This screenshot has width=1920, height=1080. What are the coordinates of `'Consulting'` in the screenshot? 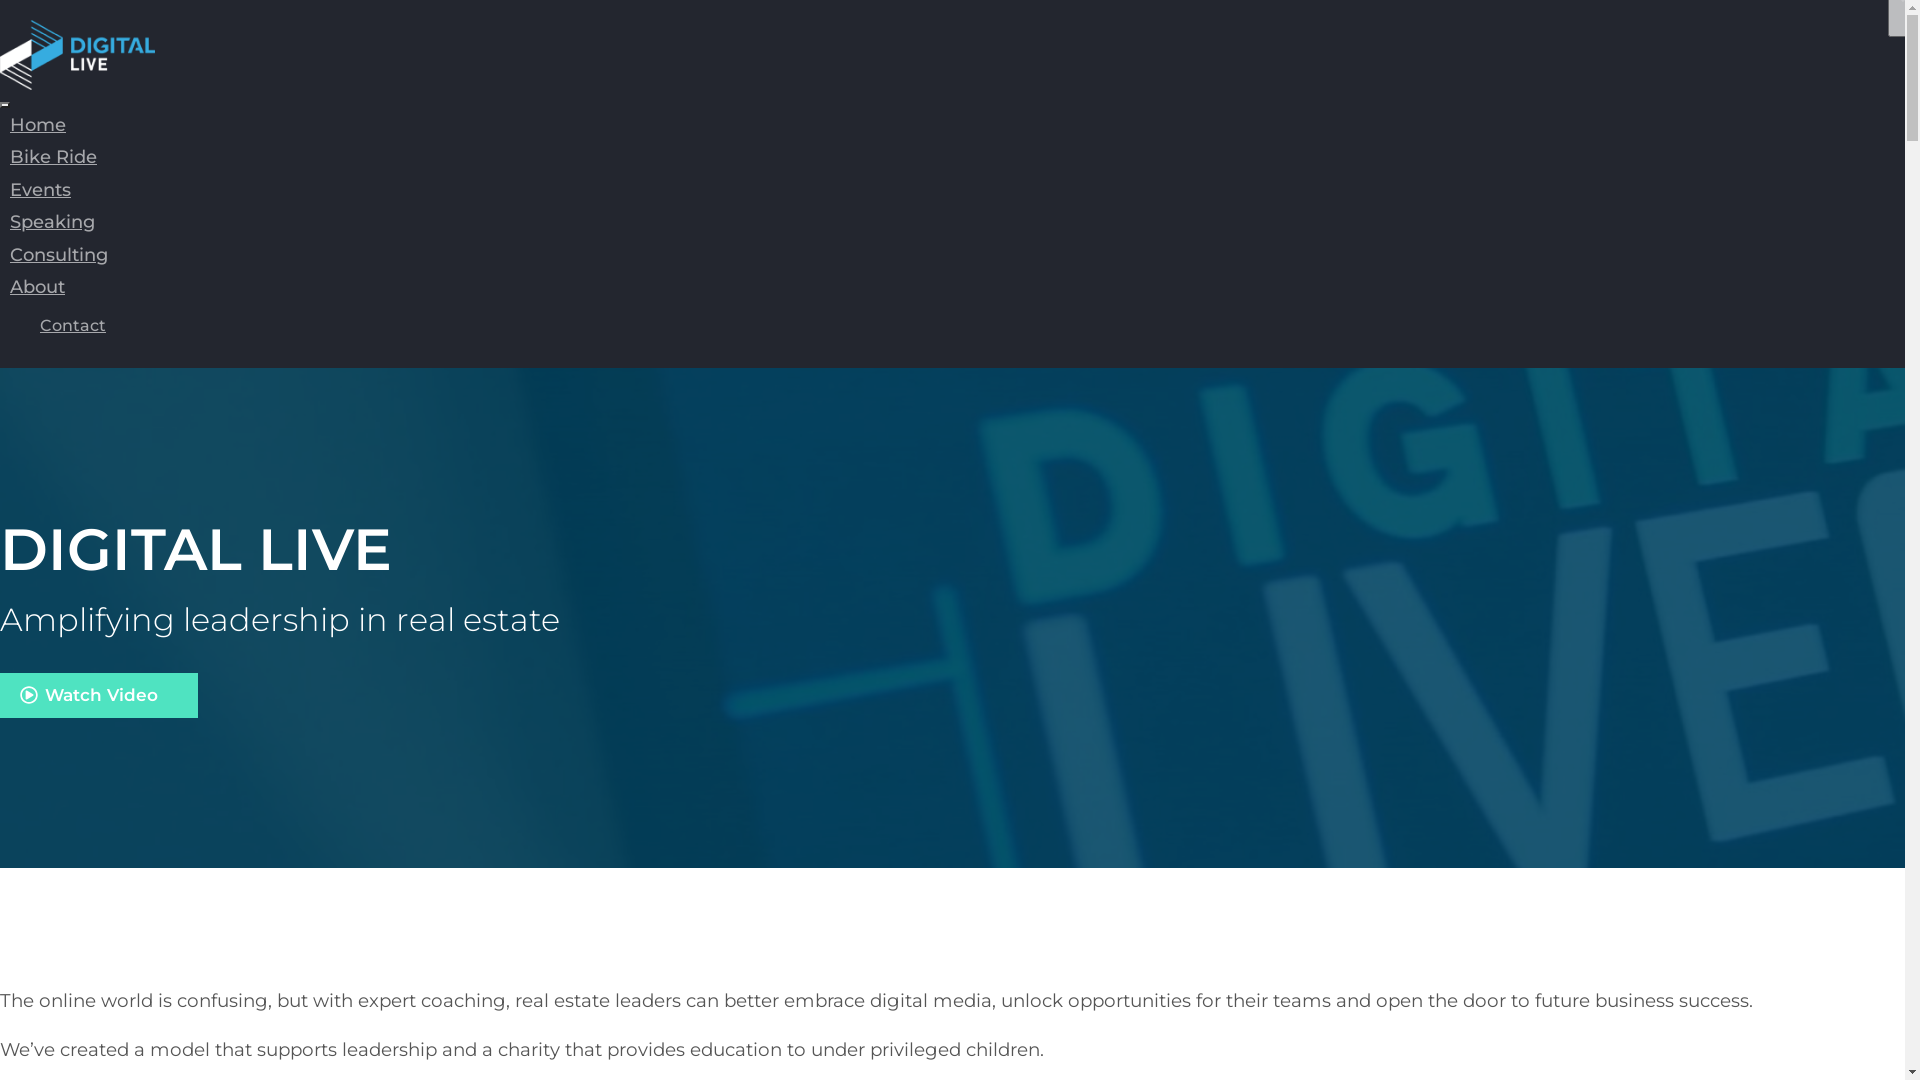 It's located at (0, 253).